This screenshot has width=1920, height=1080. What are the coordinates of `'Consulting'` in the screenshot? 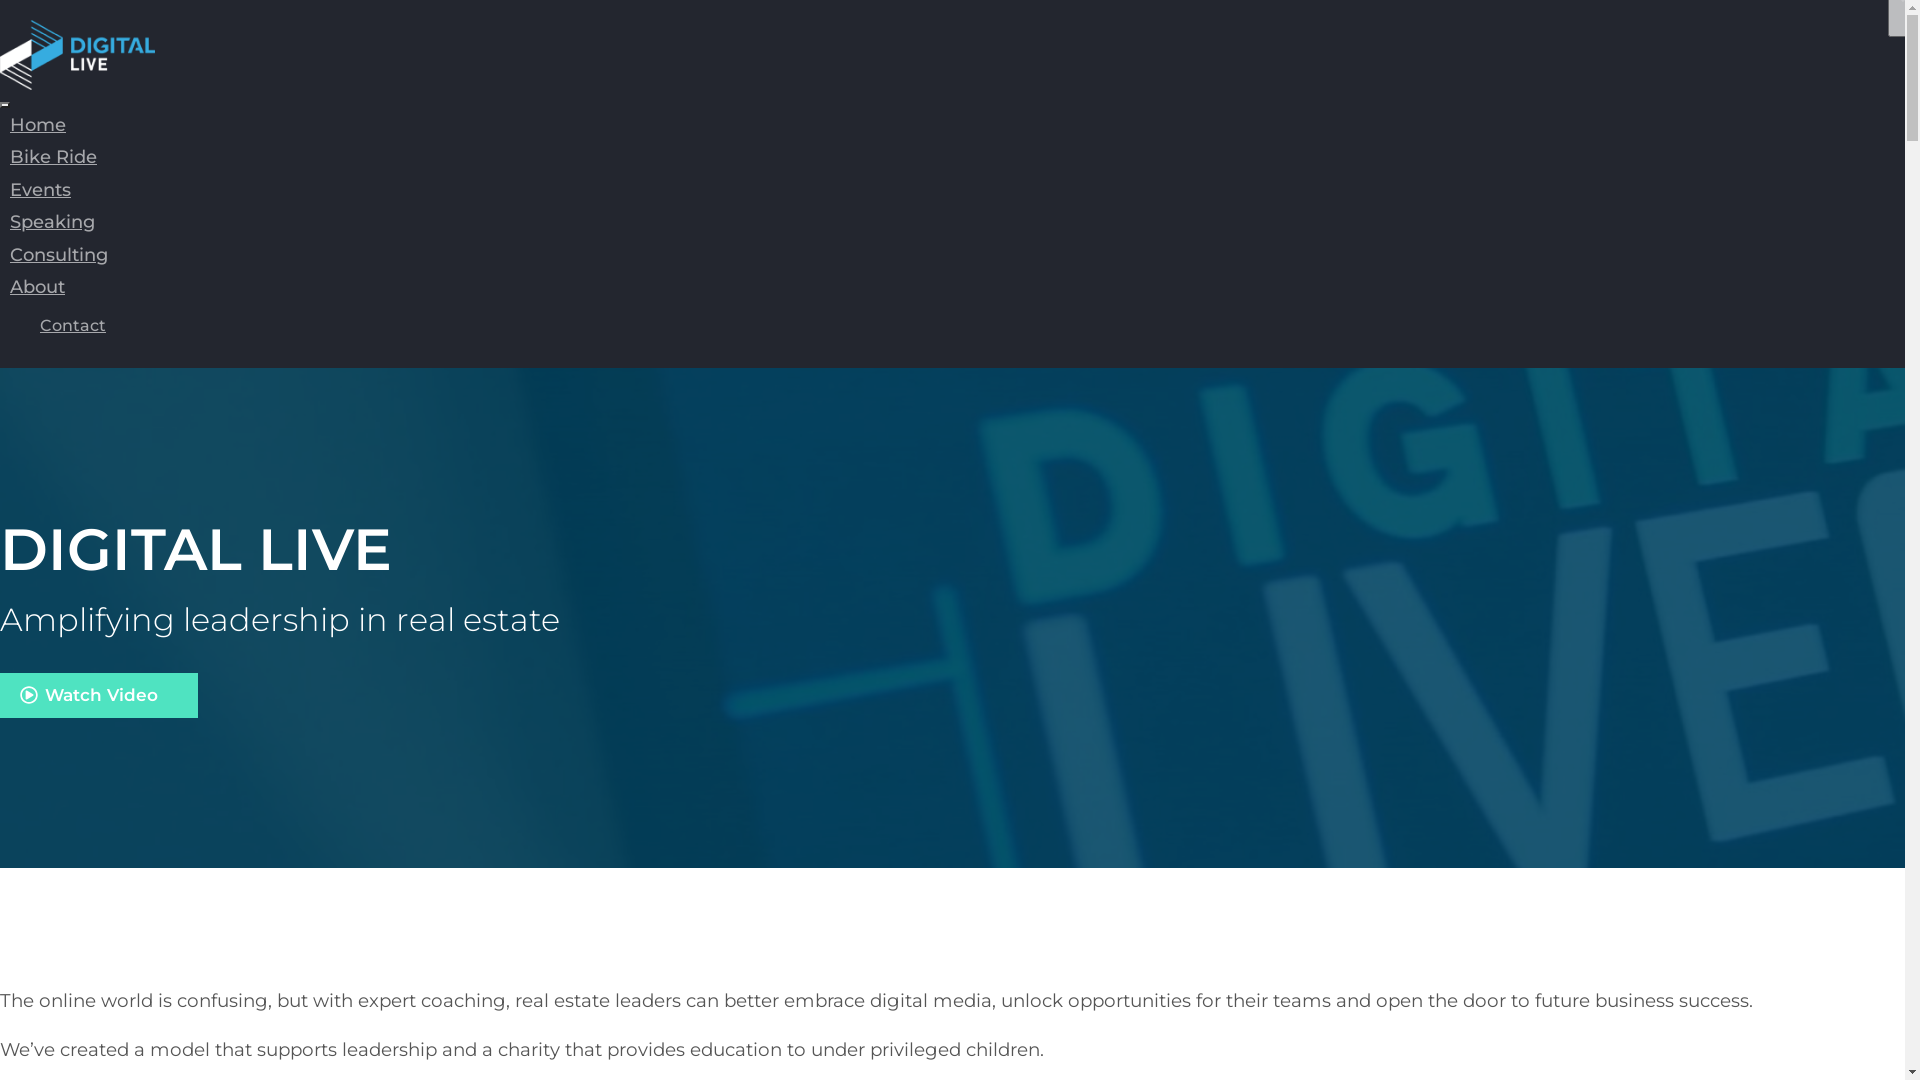 It's located at (0, 253).